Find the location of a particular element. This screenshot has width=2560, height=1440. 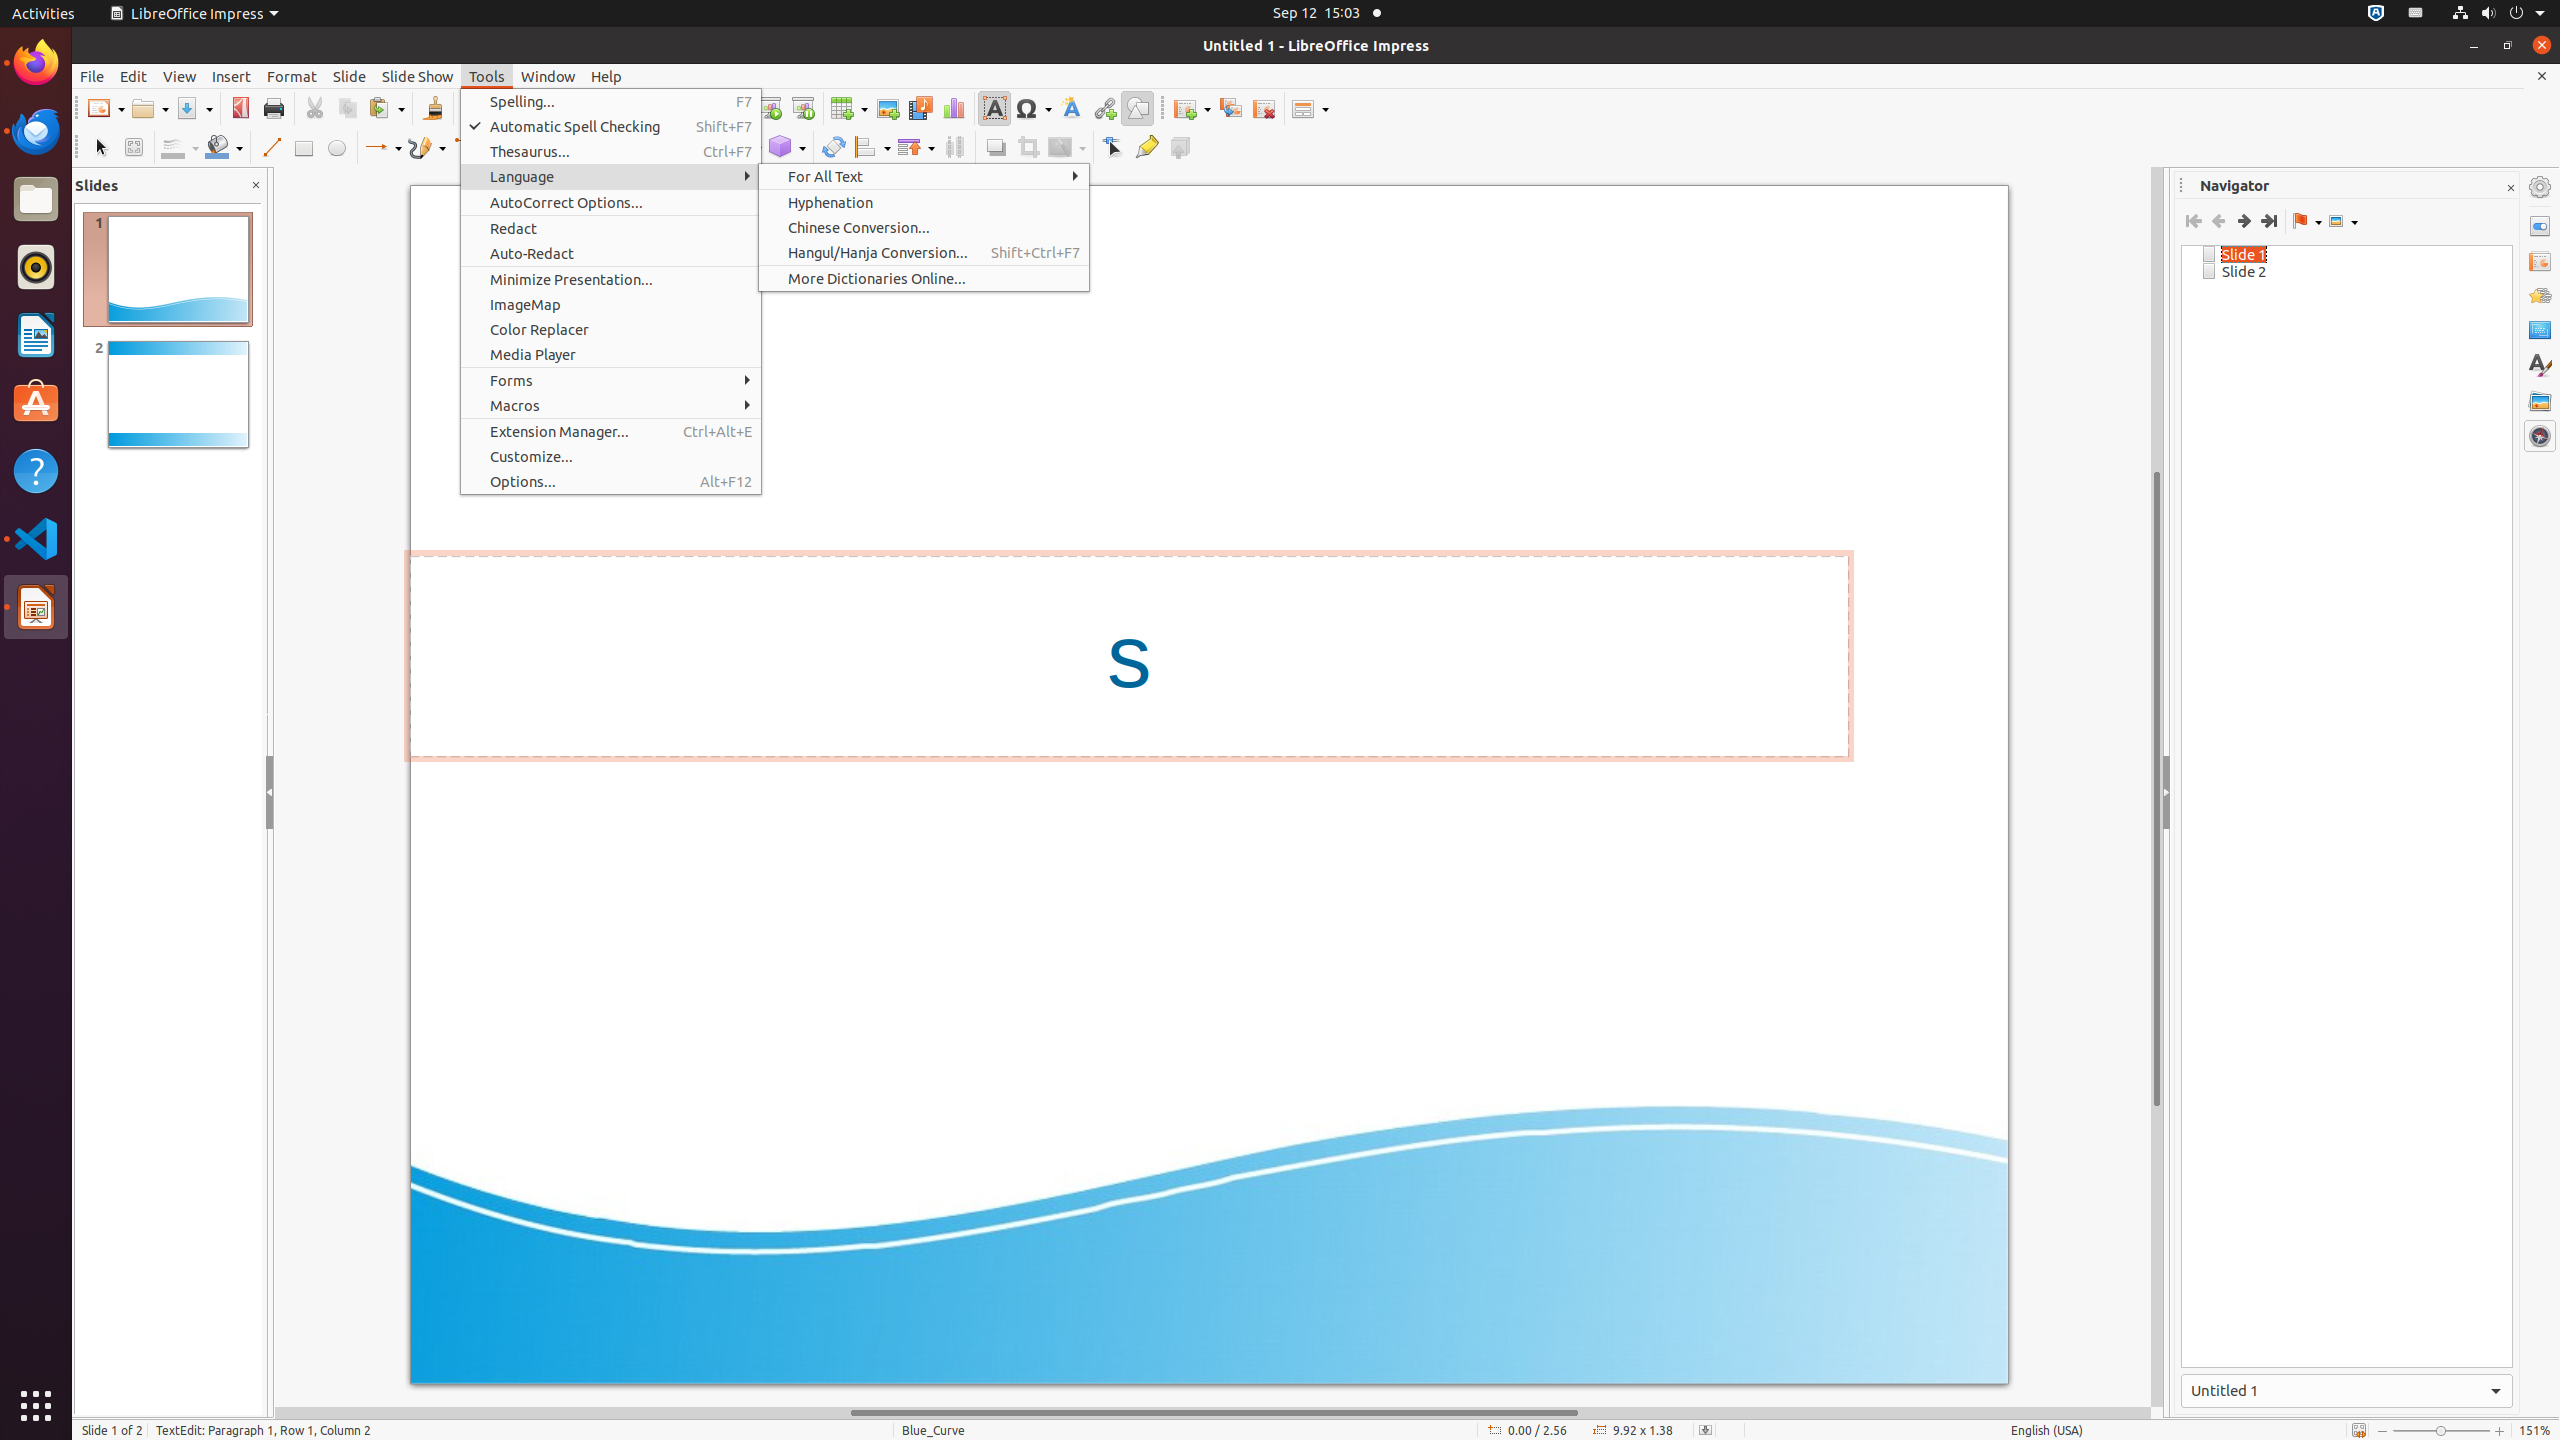

'Media Player' is located at coordinates (611, 353).